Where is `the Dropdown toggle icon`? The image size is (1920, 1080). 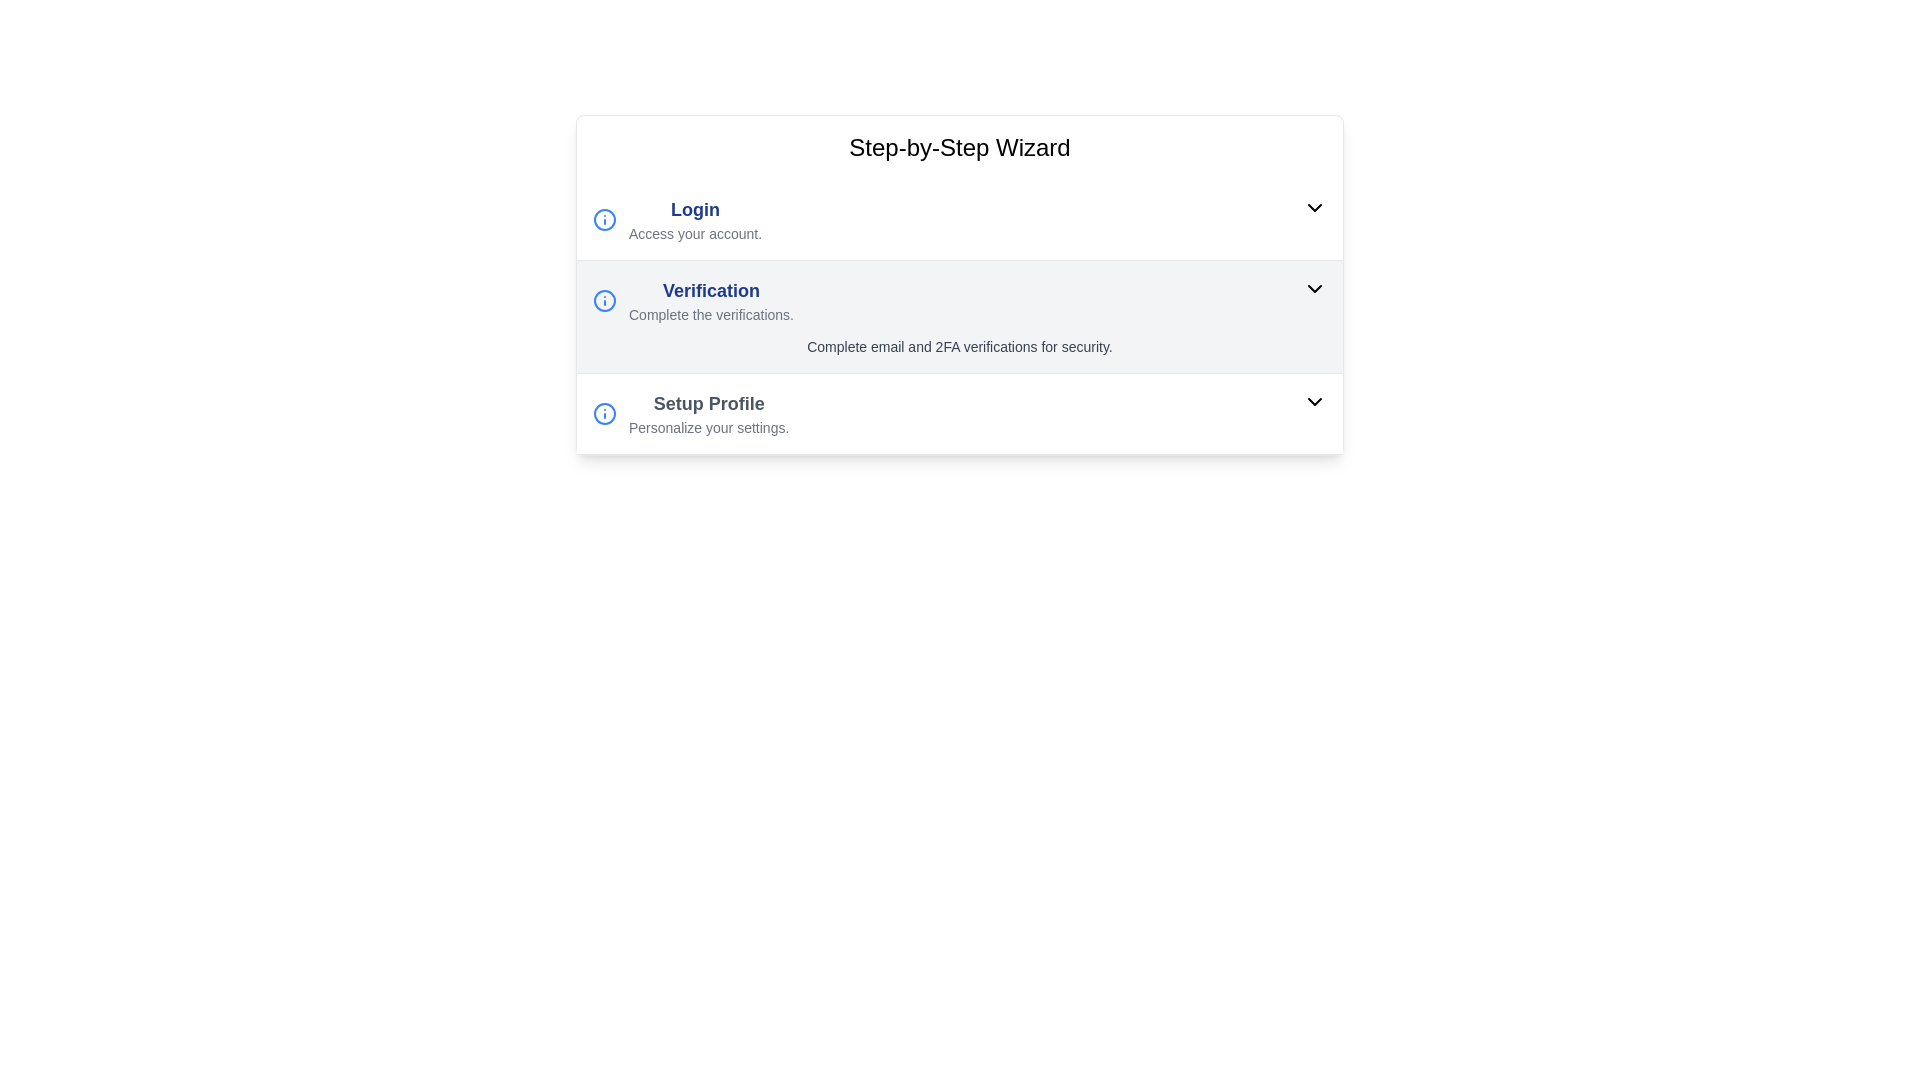
the Dropdown toggle icon is located at coordinates (1315, 401).